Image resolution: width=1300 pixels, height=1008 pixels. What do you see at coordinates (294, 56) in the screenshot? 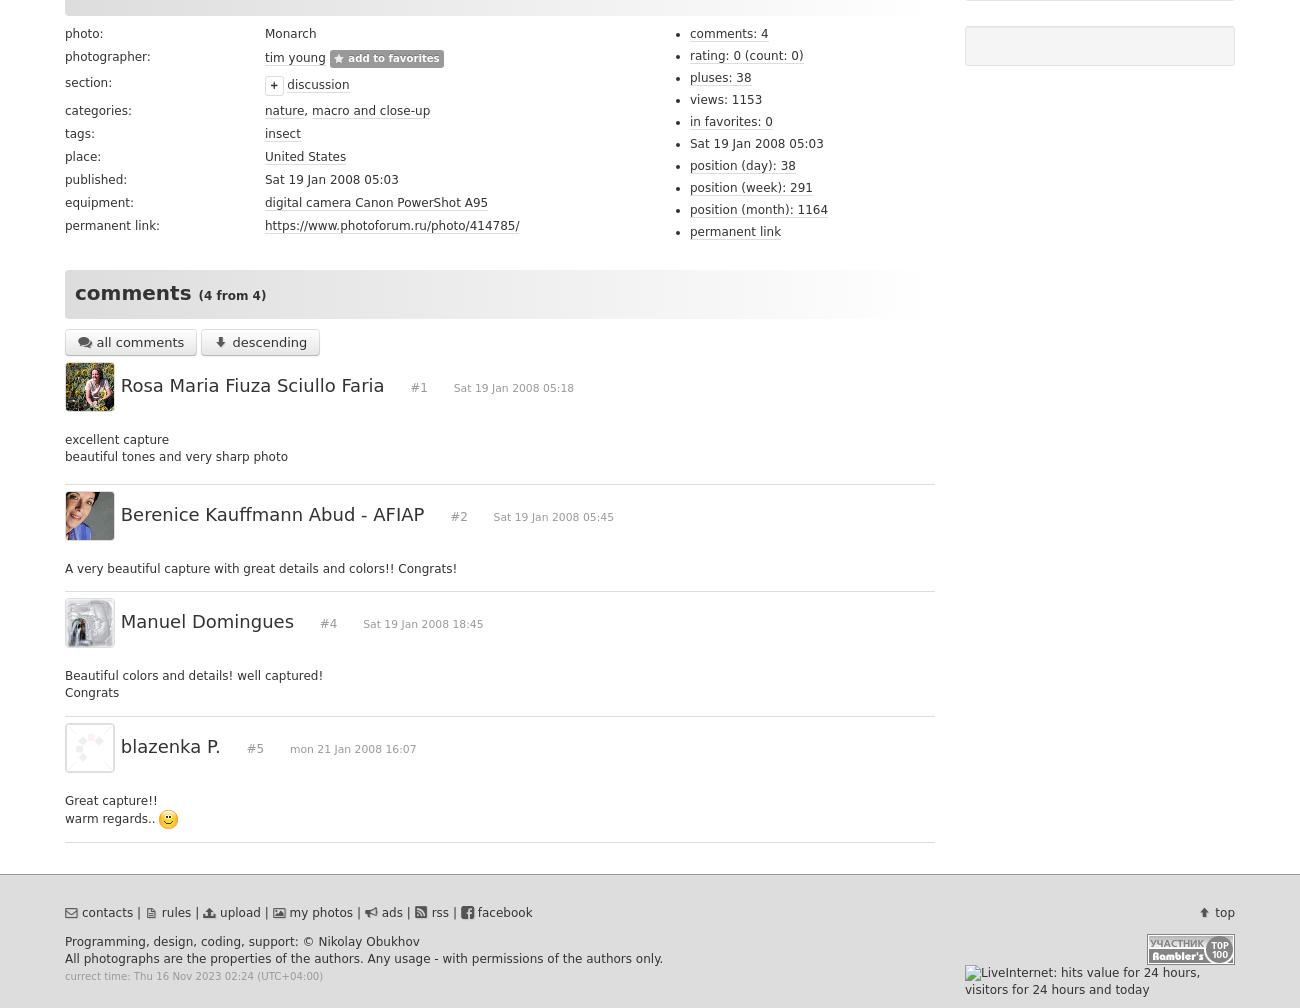
I see `'tim young'` at bounding box center [294, 56].